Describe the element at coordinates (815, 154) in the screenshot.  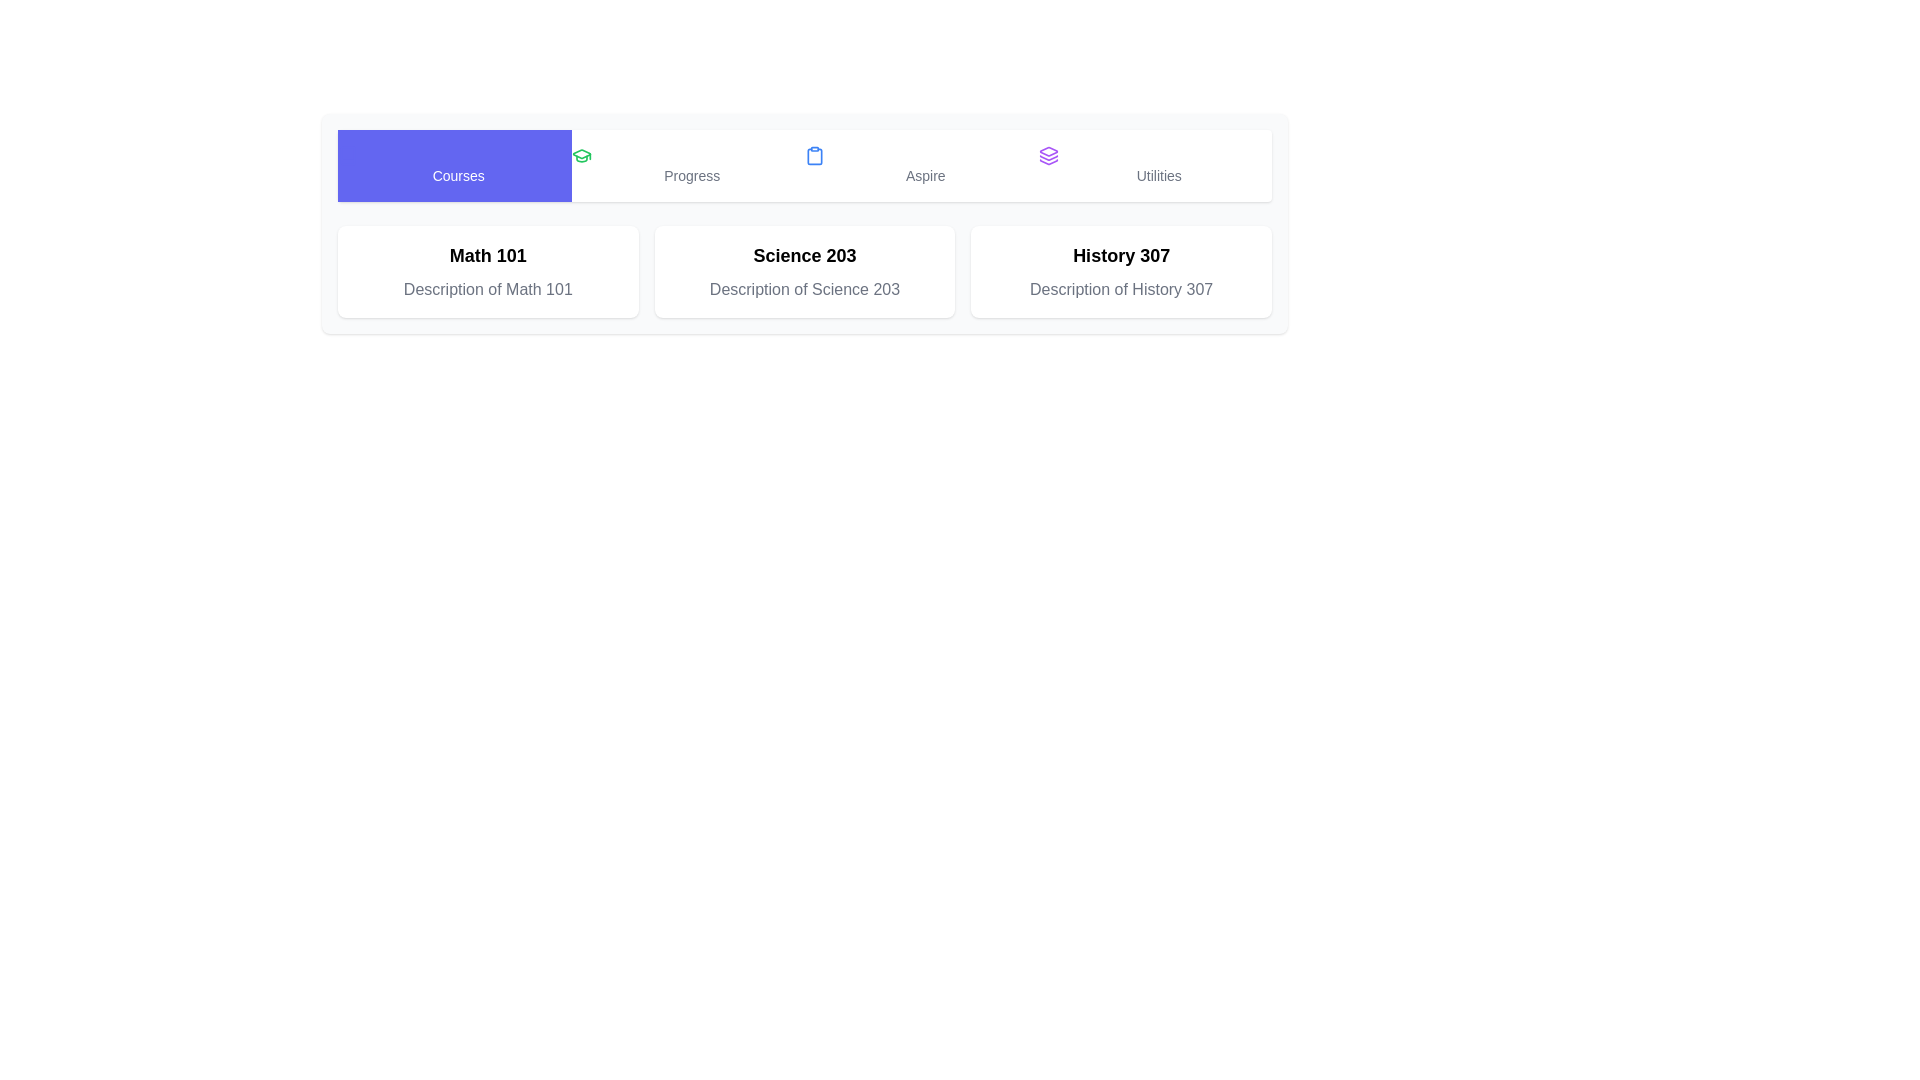
I see `main rectangular body of the clipboard icon, which is part of an SVG within the menu interface, using developer tools` at that location.